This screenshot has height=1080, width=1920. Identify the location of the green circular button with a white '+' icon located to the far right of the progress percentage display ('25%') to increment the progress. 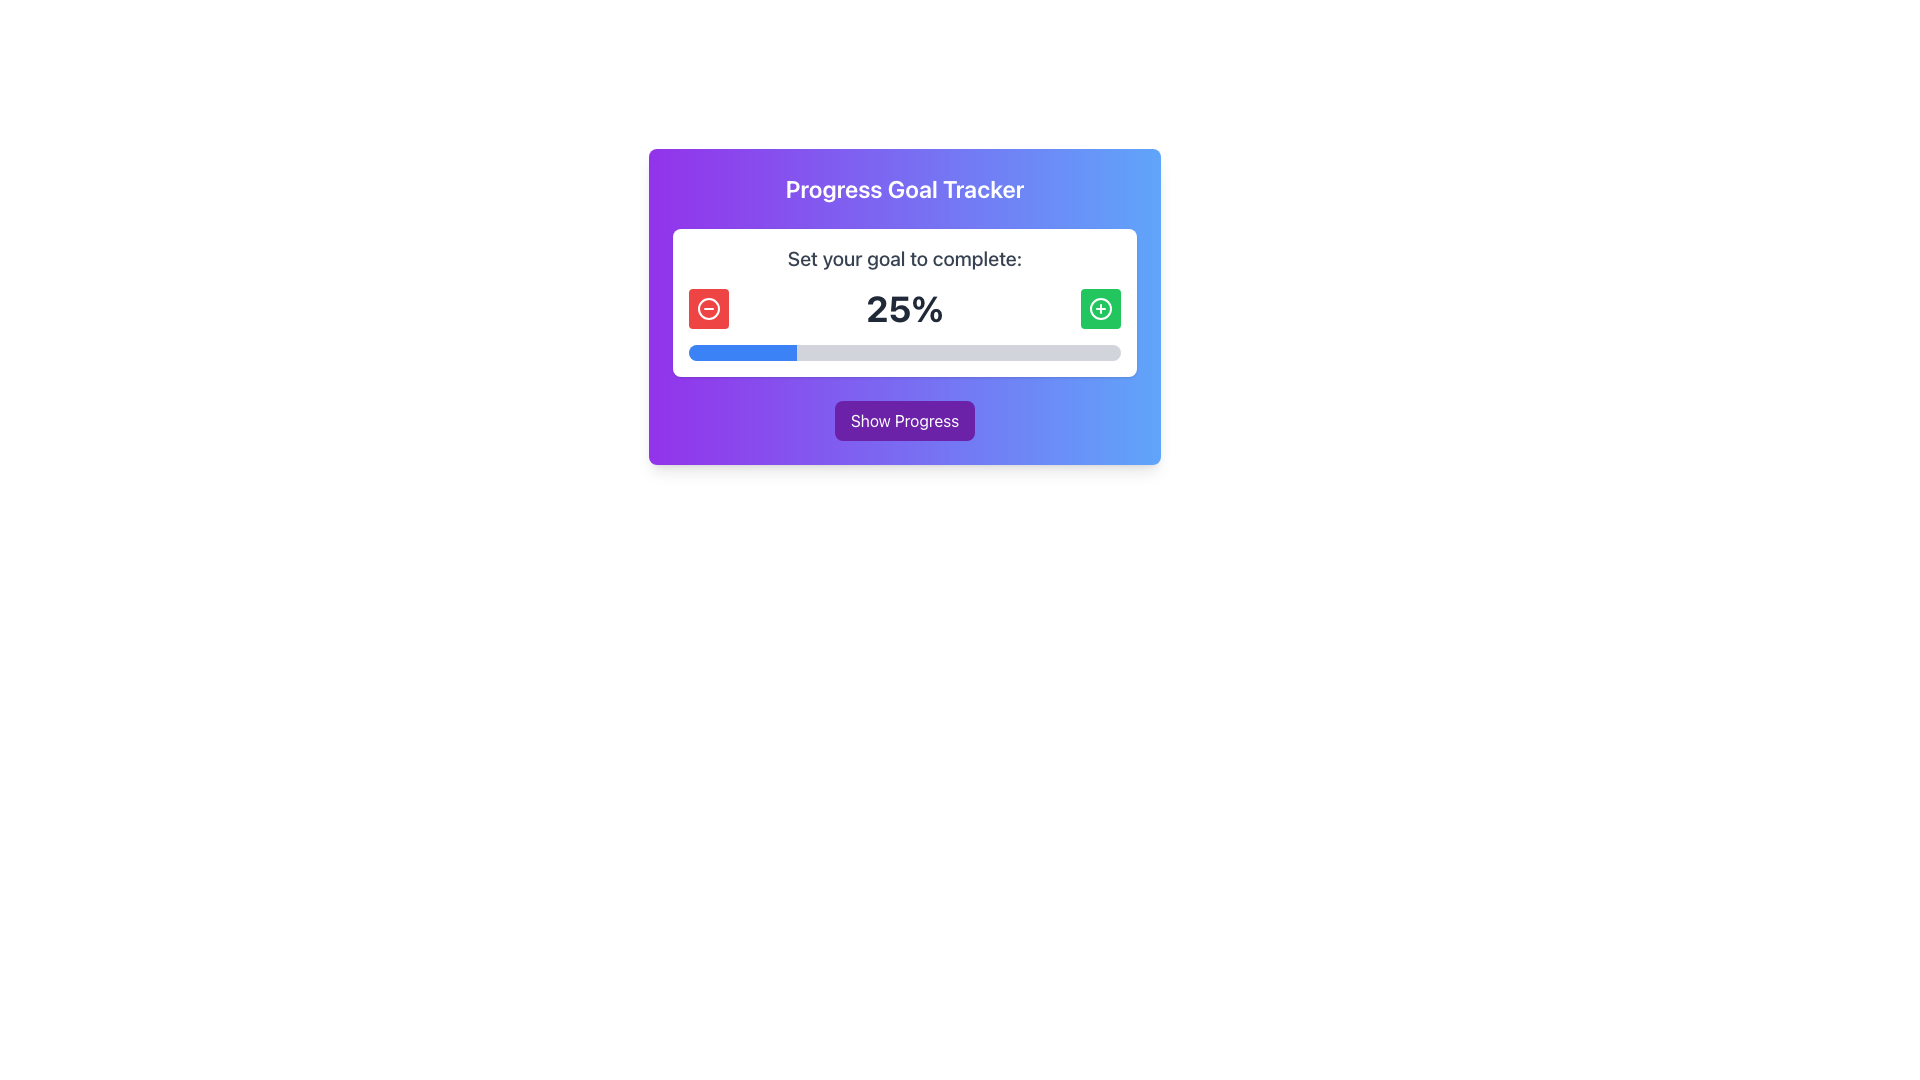
(1099, 308).